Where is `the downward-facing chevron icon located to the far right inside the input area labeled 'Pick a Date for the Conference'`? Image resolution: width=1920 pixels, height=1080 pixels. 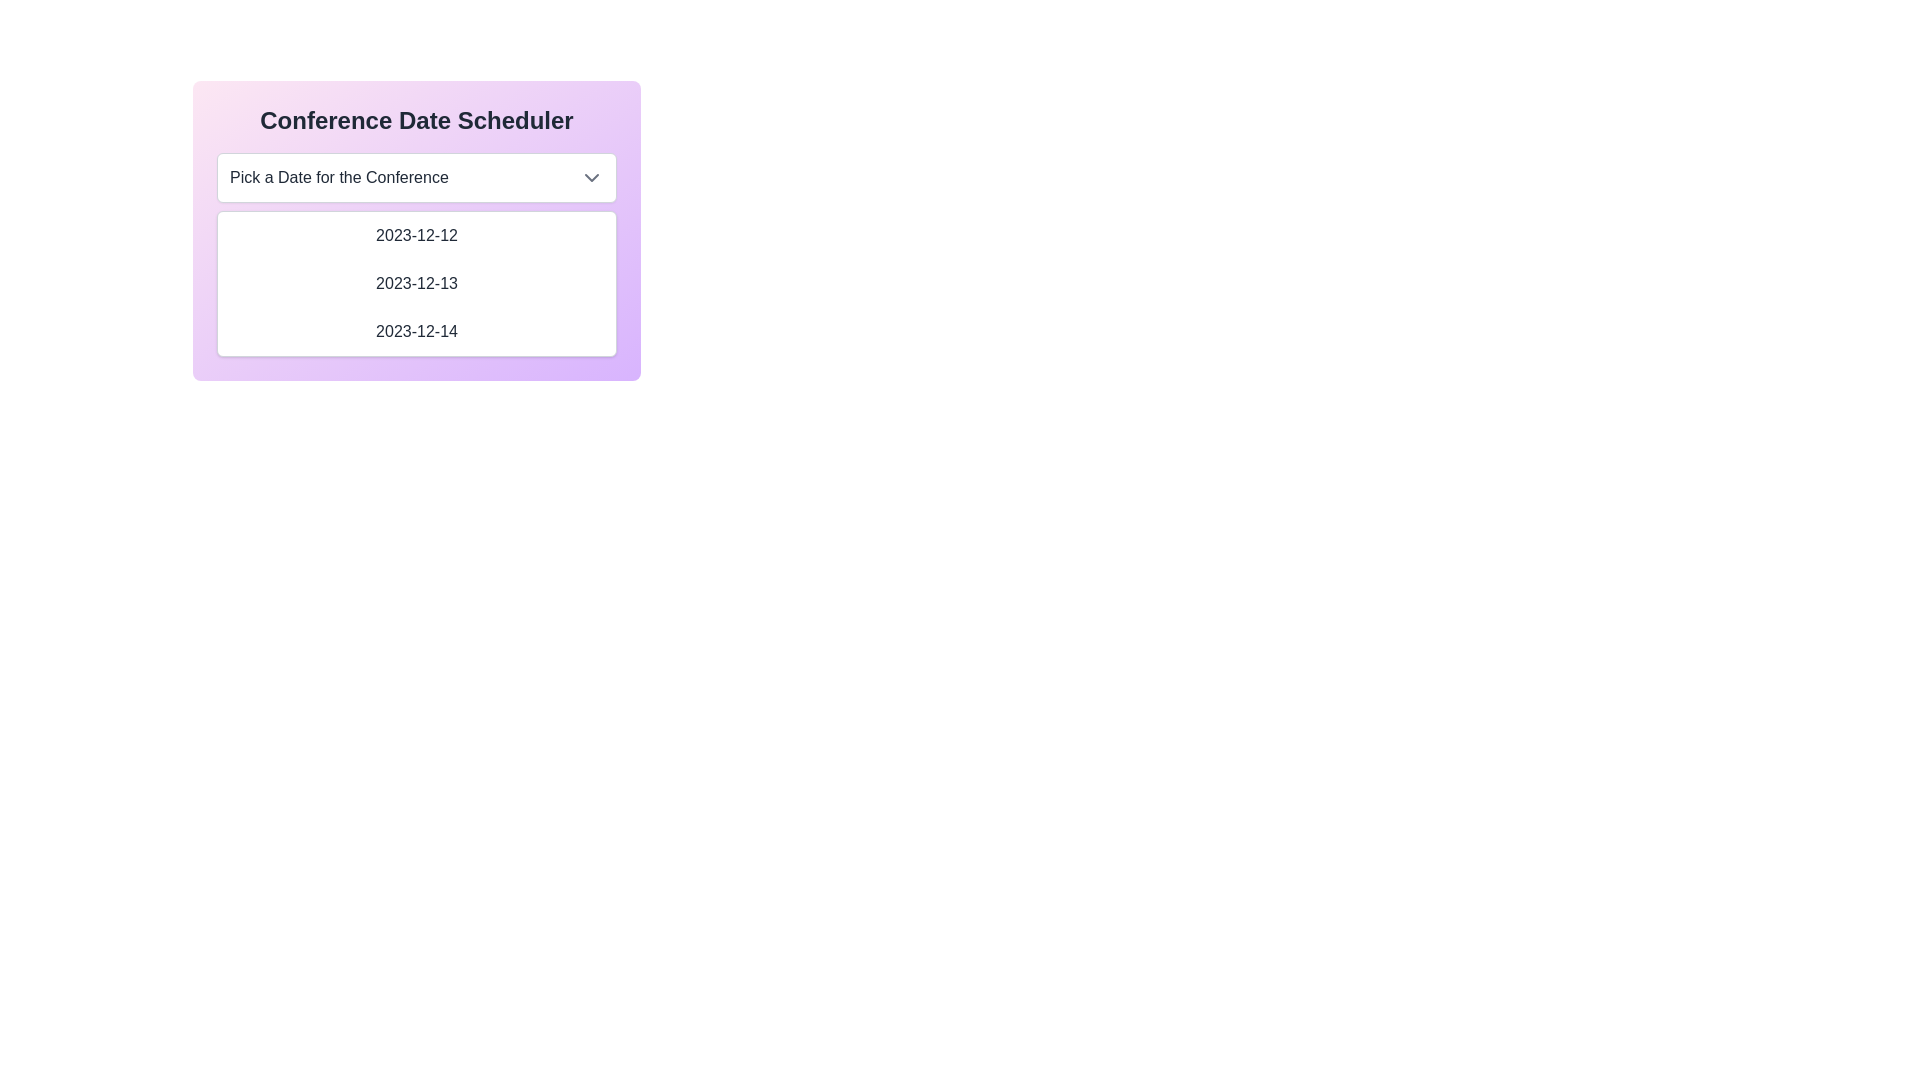
the downward-facing chevron icon located to the far right inside the input area labeled 'Pick a Date for the Conference' is located at coordinates (590, 176).